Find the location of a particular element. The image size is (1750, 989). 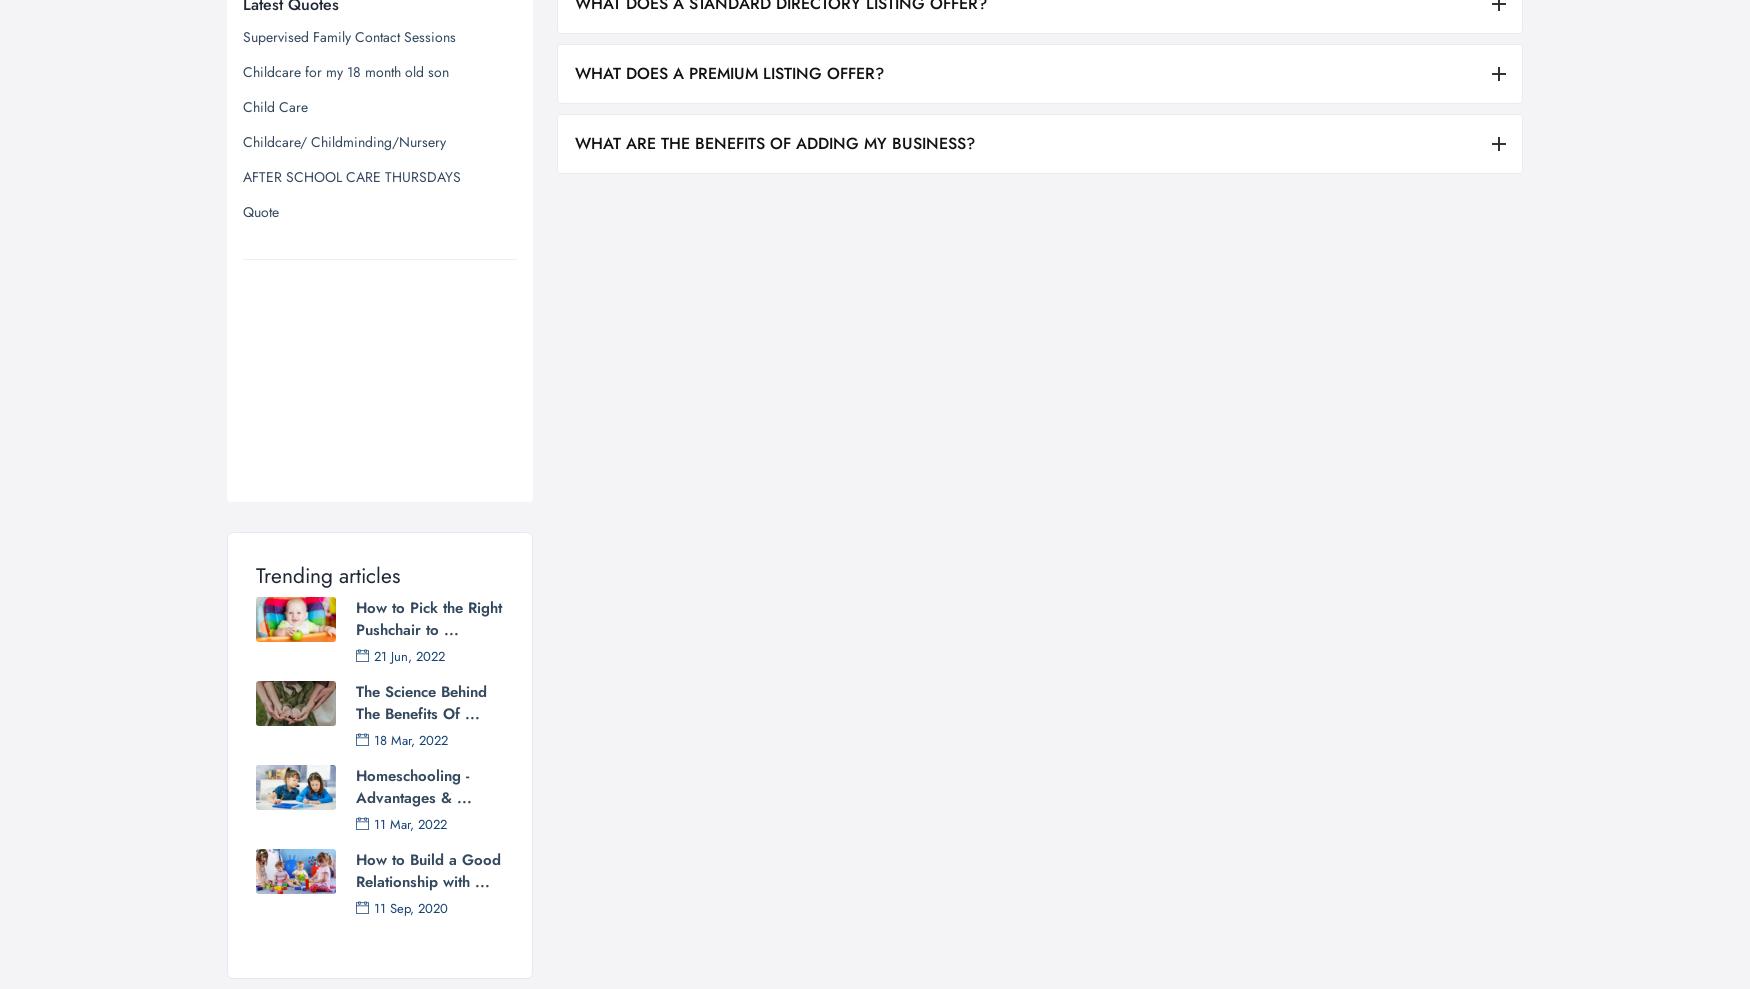

'Blog' is located at coordinates (679, 878).